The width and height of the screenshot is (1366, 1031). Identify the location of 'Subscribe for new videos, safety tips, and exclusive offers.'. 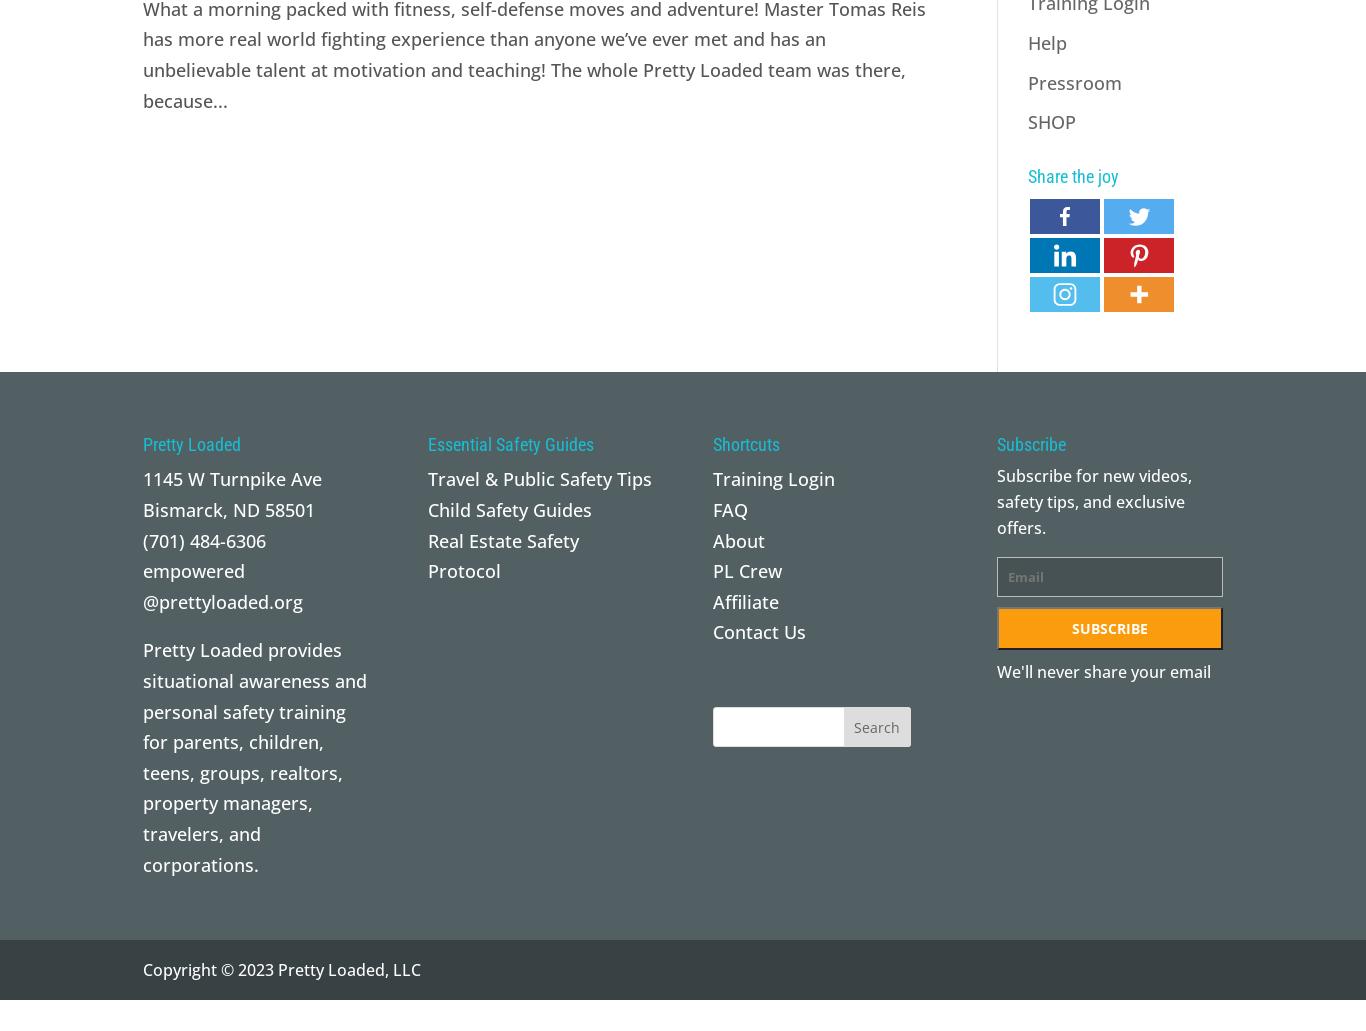
(1093, 501).